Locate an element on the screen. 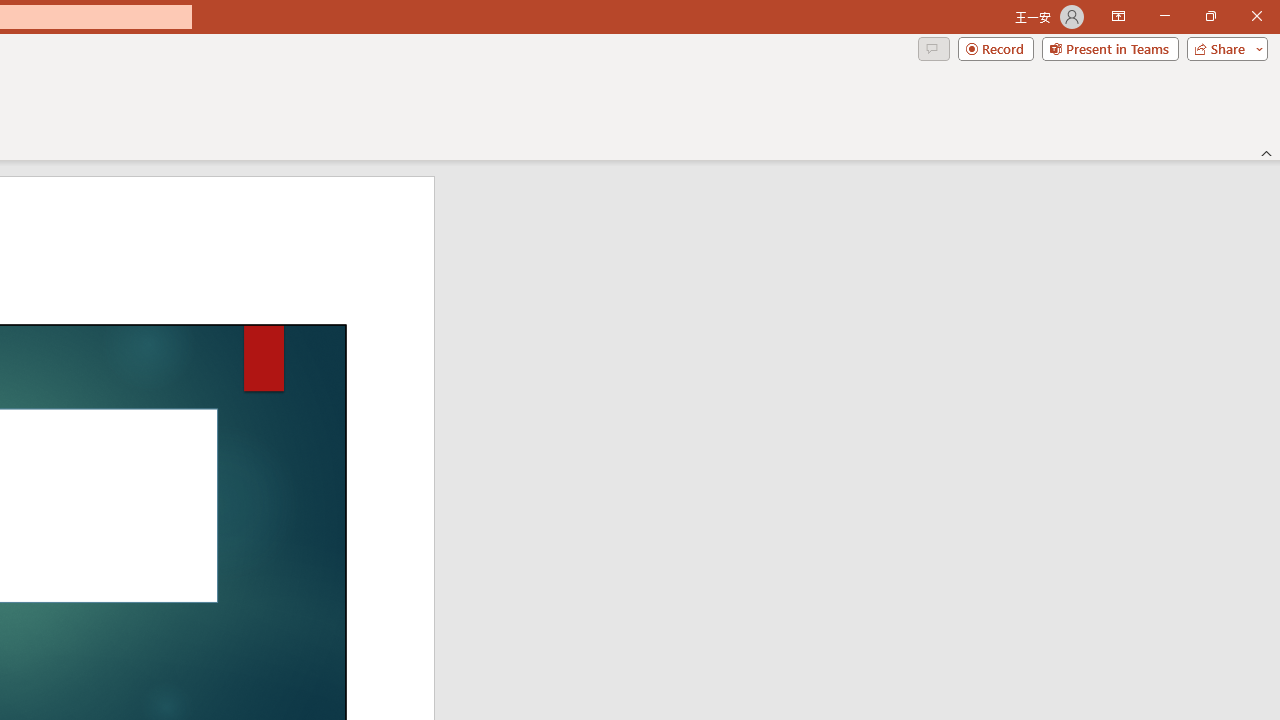 The image size is (1280, 720). 'Record' is located at coordinates (995, 47).